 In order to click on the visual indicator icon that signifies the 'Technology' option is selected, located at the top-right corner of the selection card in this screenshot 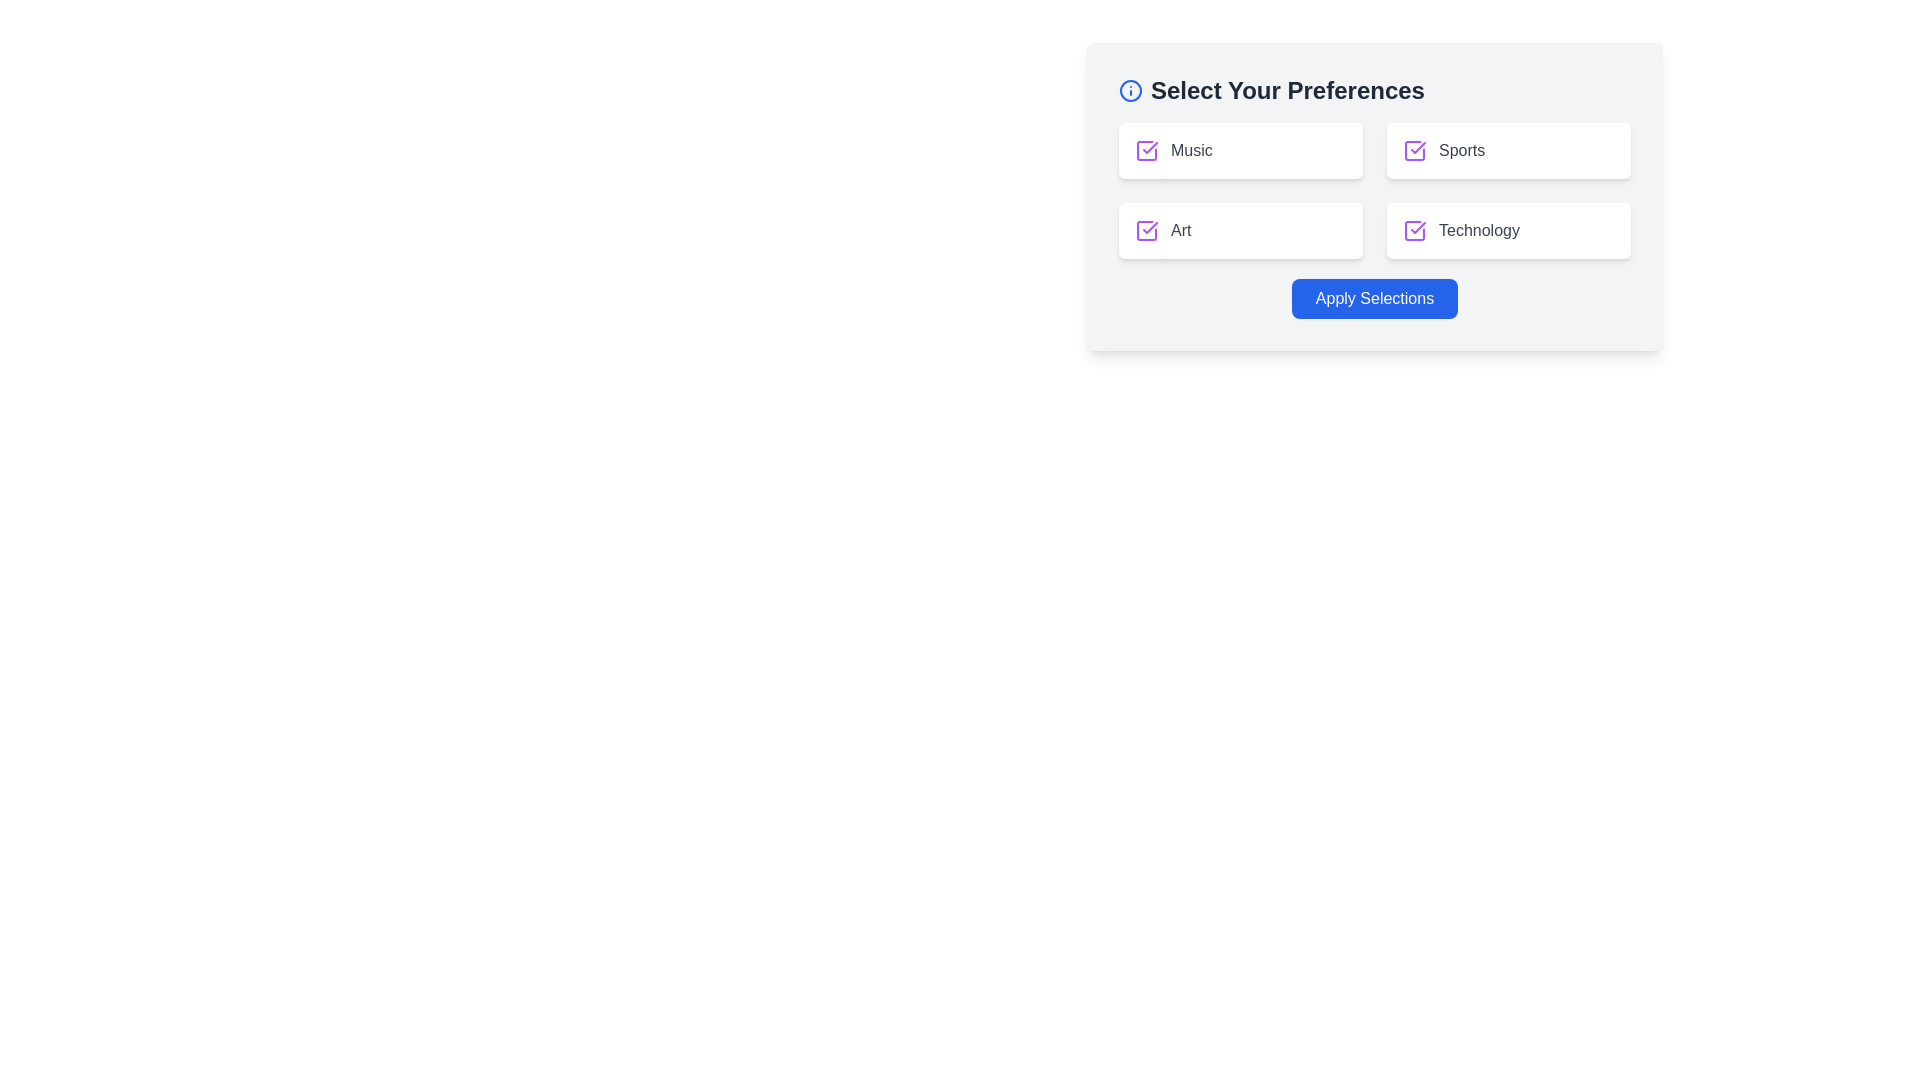, I will do `click(1417, 226)`.